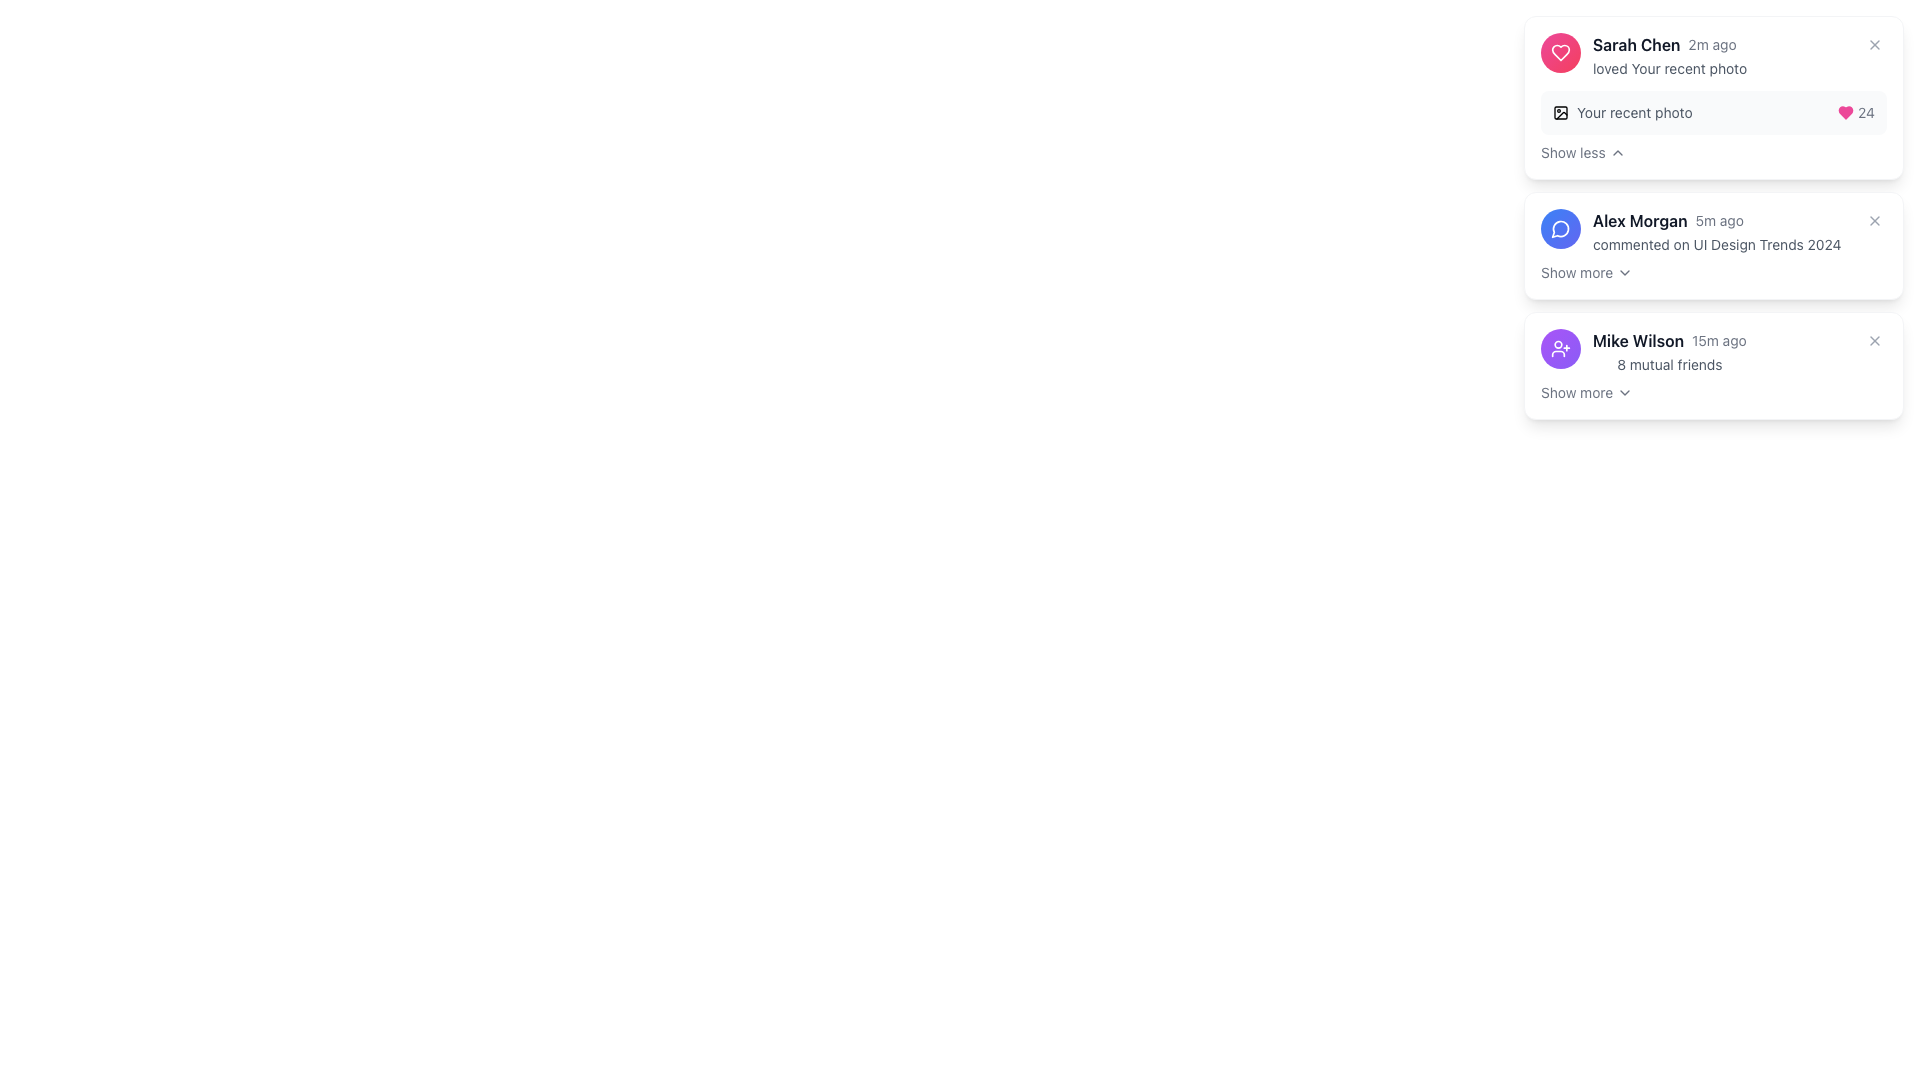 Image resolution: width=1920 pixels, height=1080 pixels. Describe the element at coordinates (1617, 152) in the screenshot. I see `the upward-pointing chevron icon located to the right of the 'Show less' text` at that location.